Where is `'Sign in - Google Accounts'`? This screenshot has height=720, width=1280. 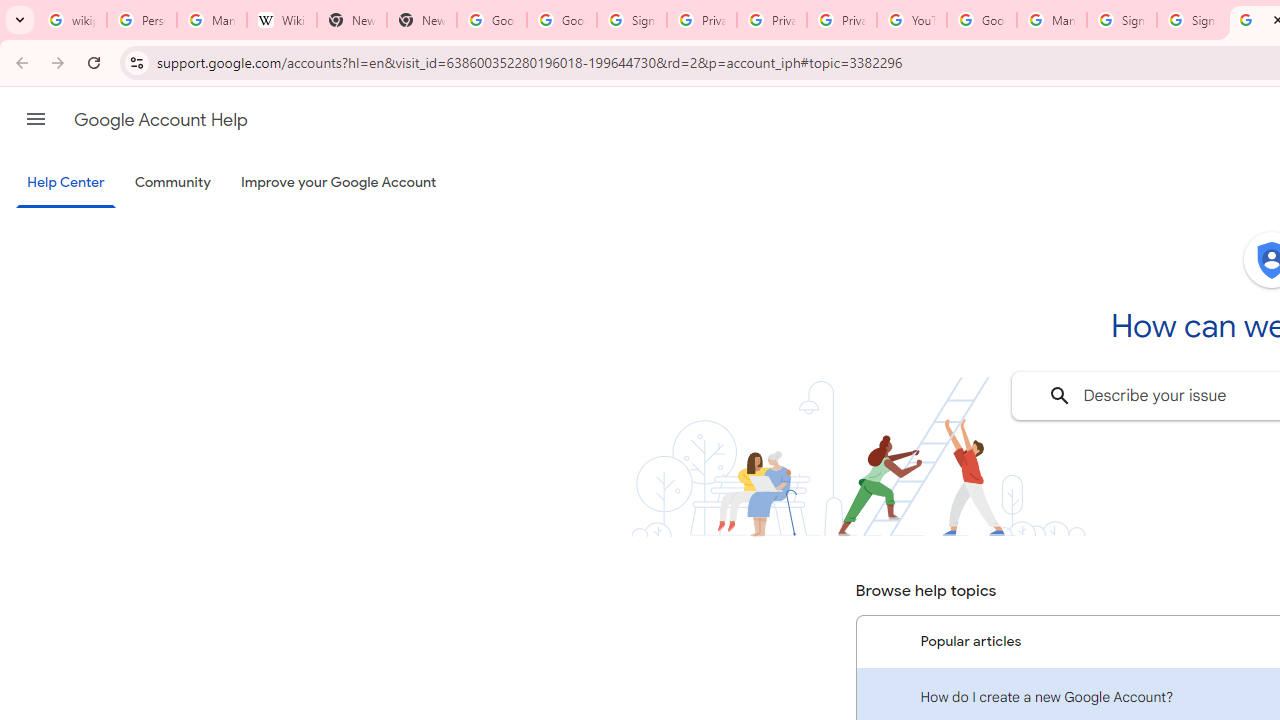 'Sign in - Google Accounts' is located at coordinates (1121, 20).